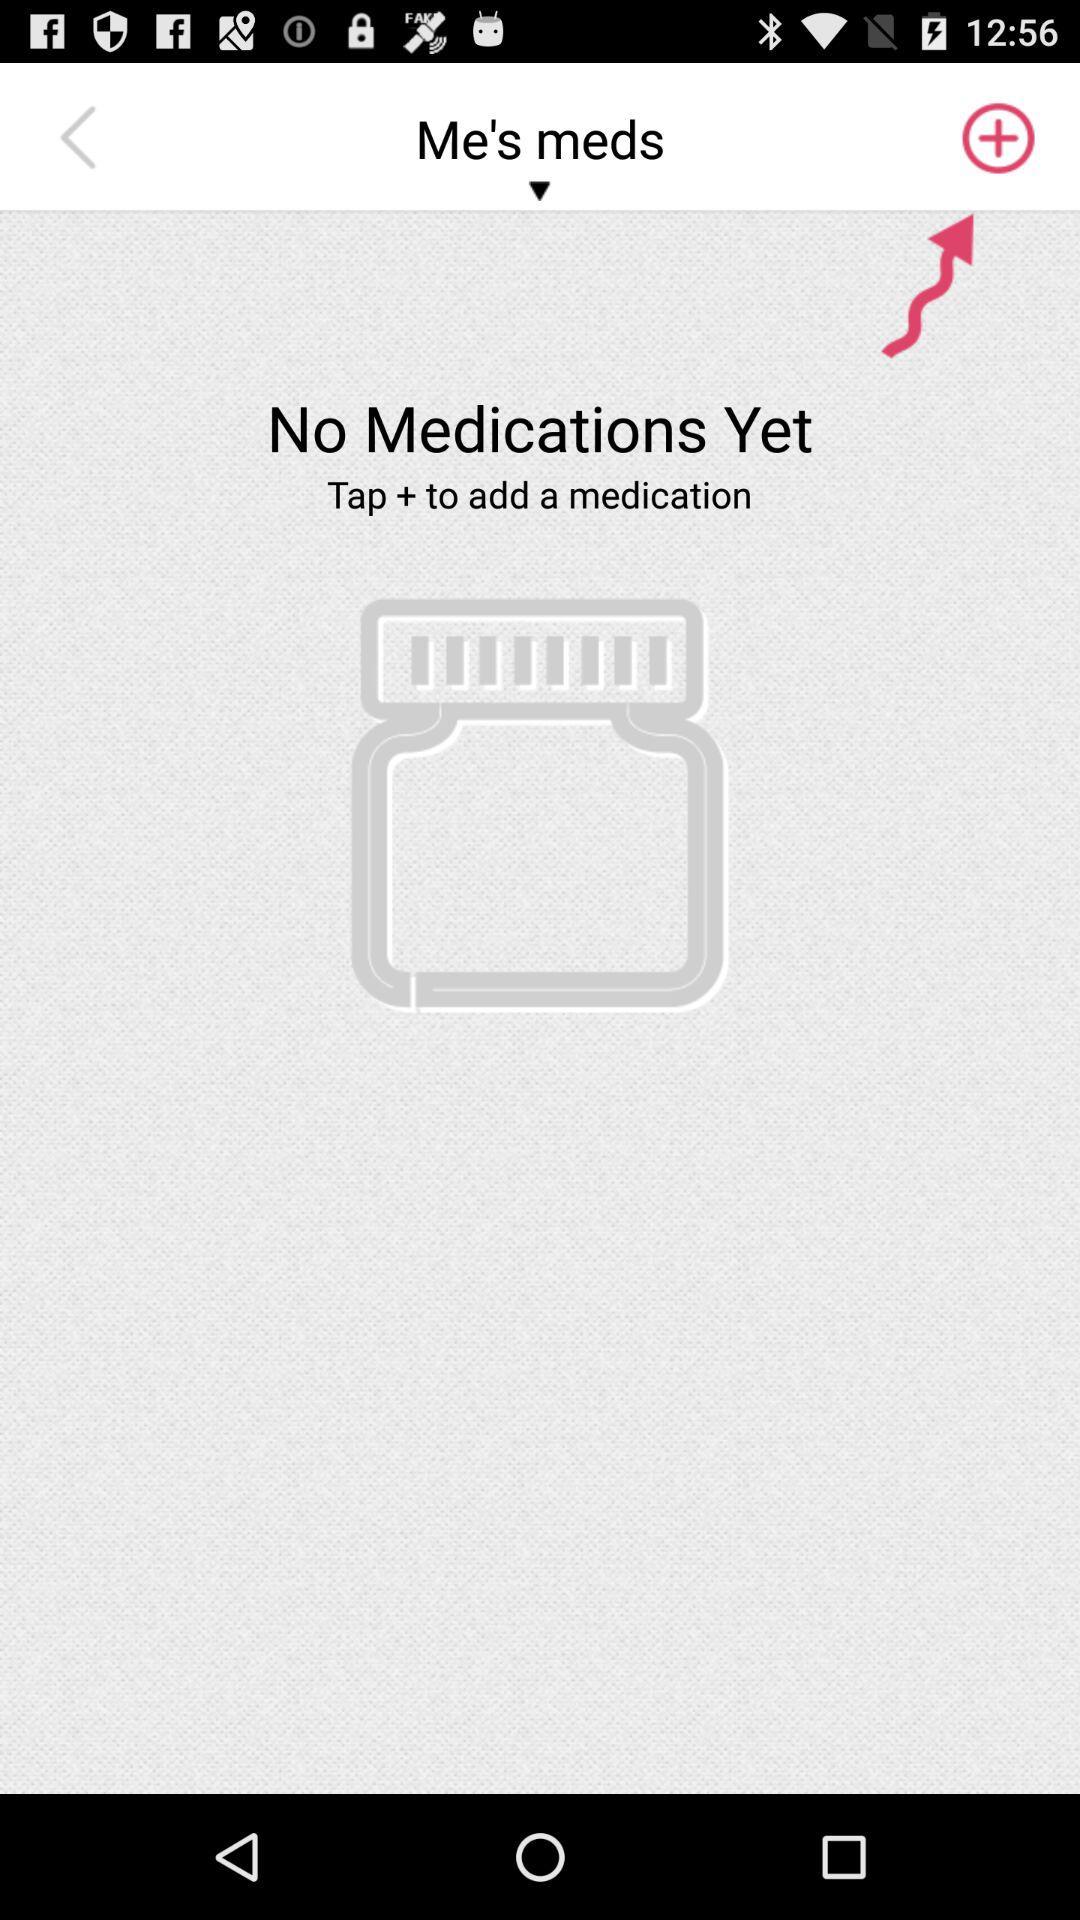  What do you see at coordinates (996, 147) in the screenshot?
I see `the add icon` at bounding box center [996, 147].